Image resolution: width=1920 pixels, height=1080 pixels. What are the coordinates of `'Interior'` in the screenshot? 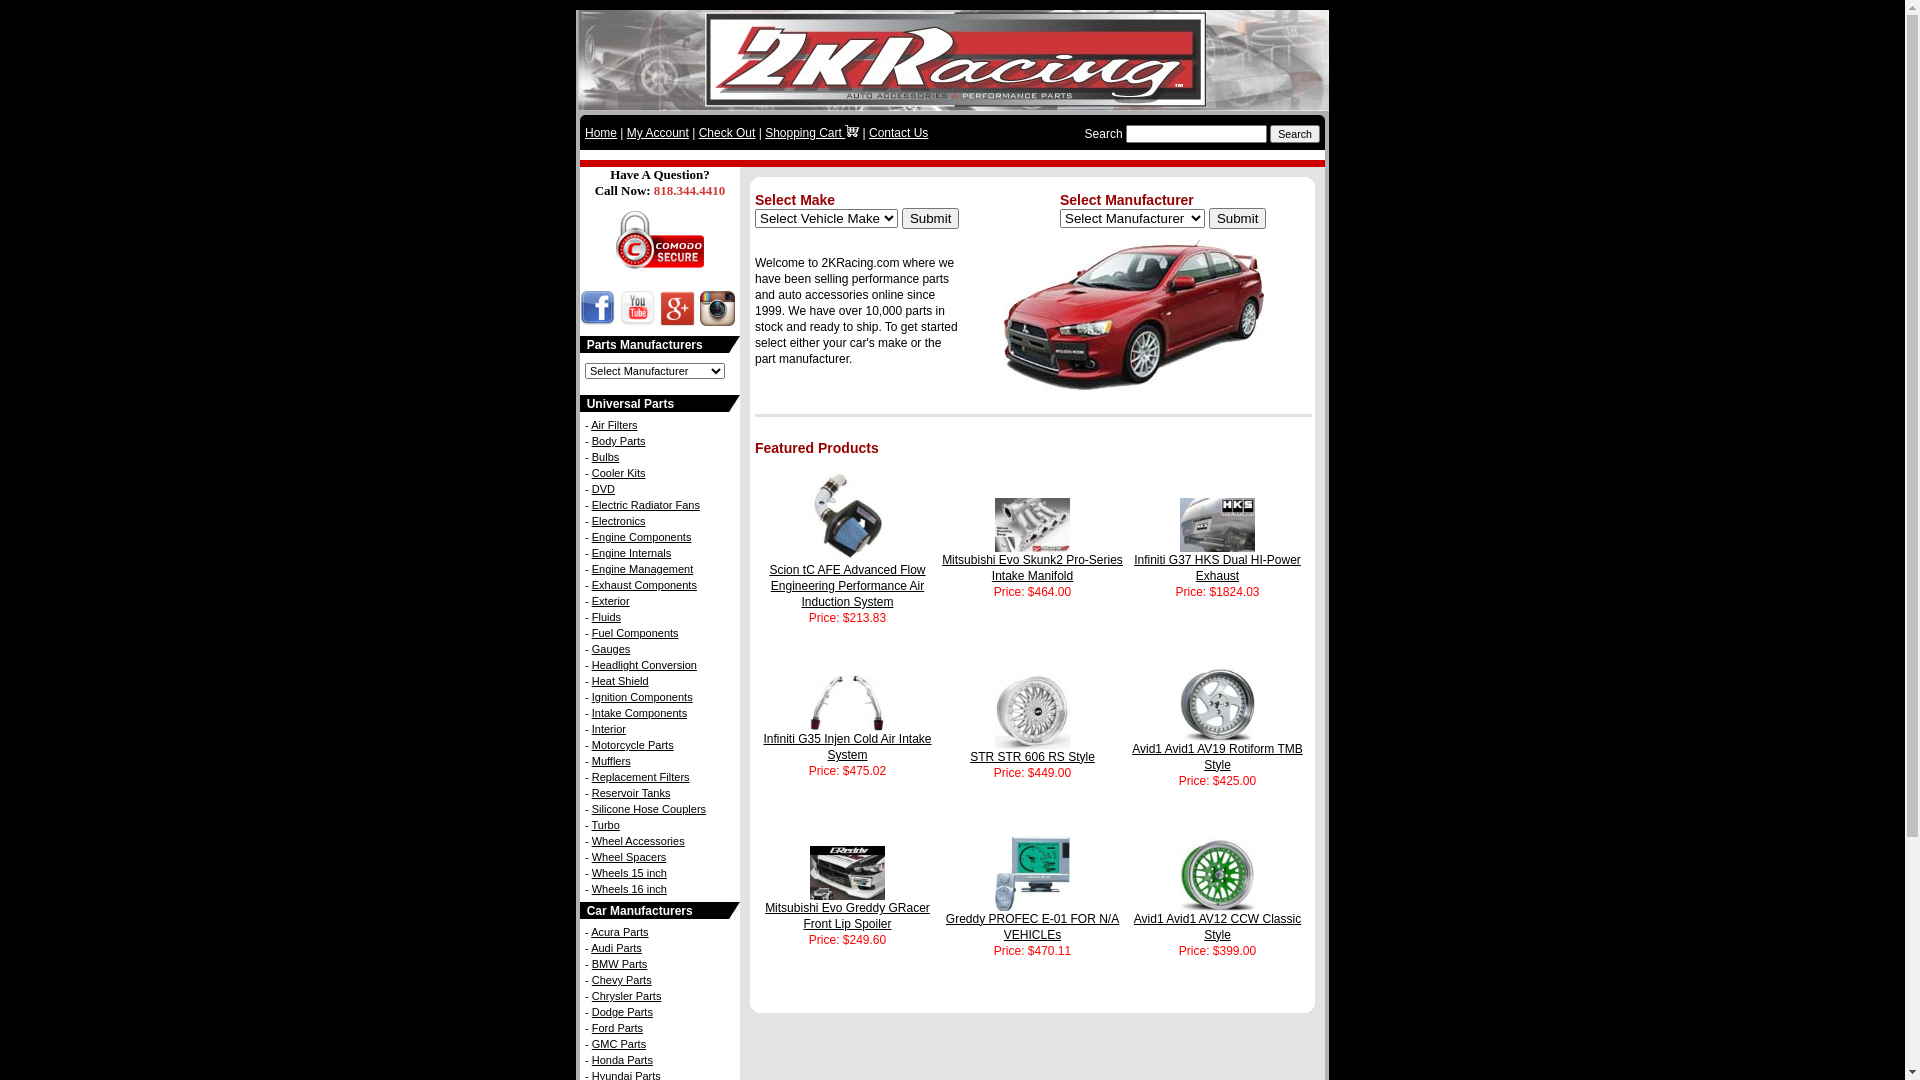 It's located at (608, 729).